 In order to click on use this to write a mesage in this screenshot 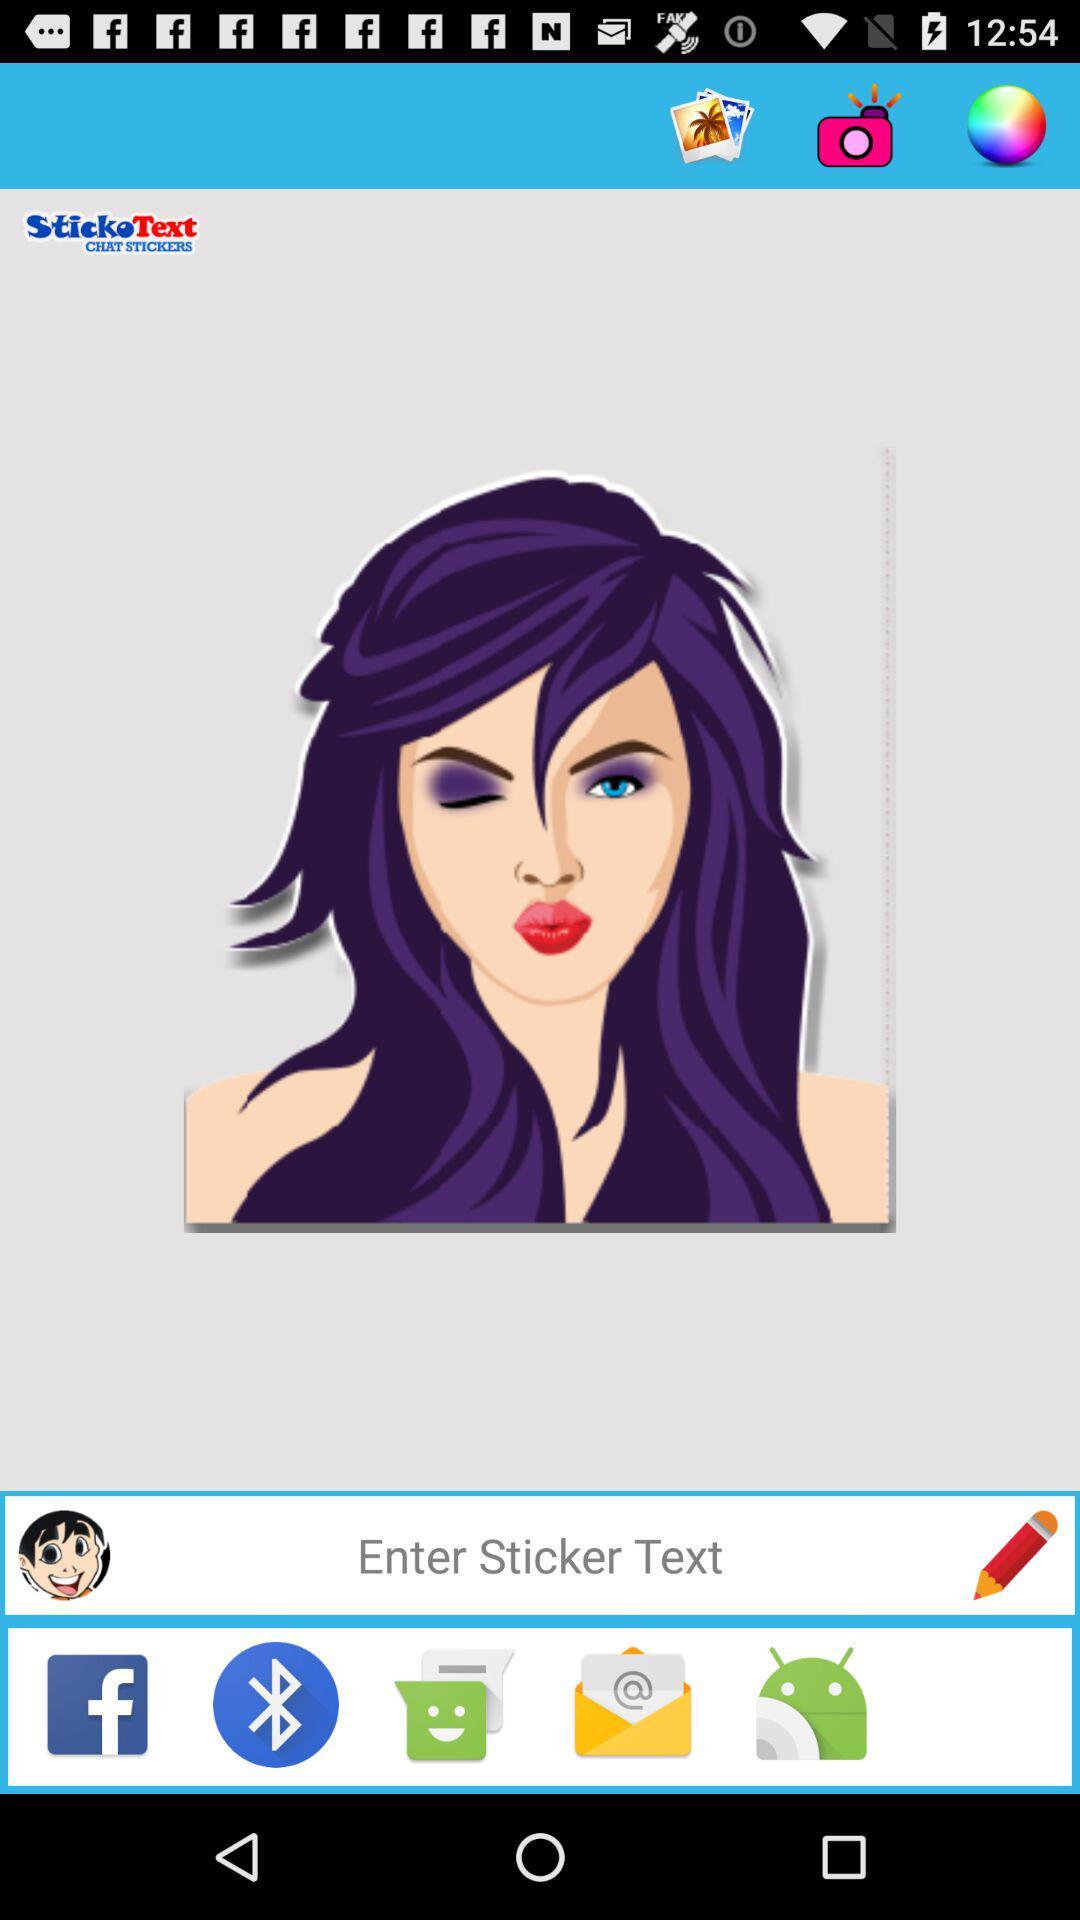, I will do `click(1015, 1554)`.